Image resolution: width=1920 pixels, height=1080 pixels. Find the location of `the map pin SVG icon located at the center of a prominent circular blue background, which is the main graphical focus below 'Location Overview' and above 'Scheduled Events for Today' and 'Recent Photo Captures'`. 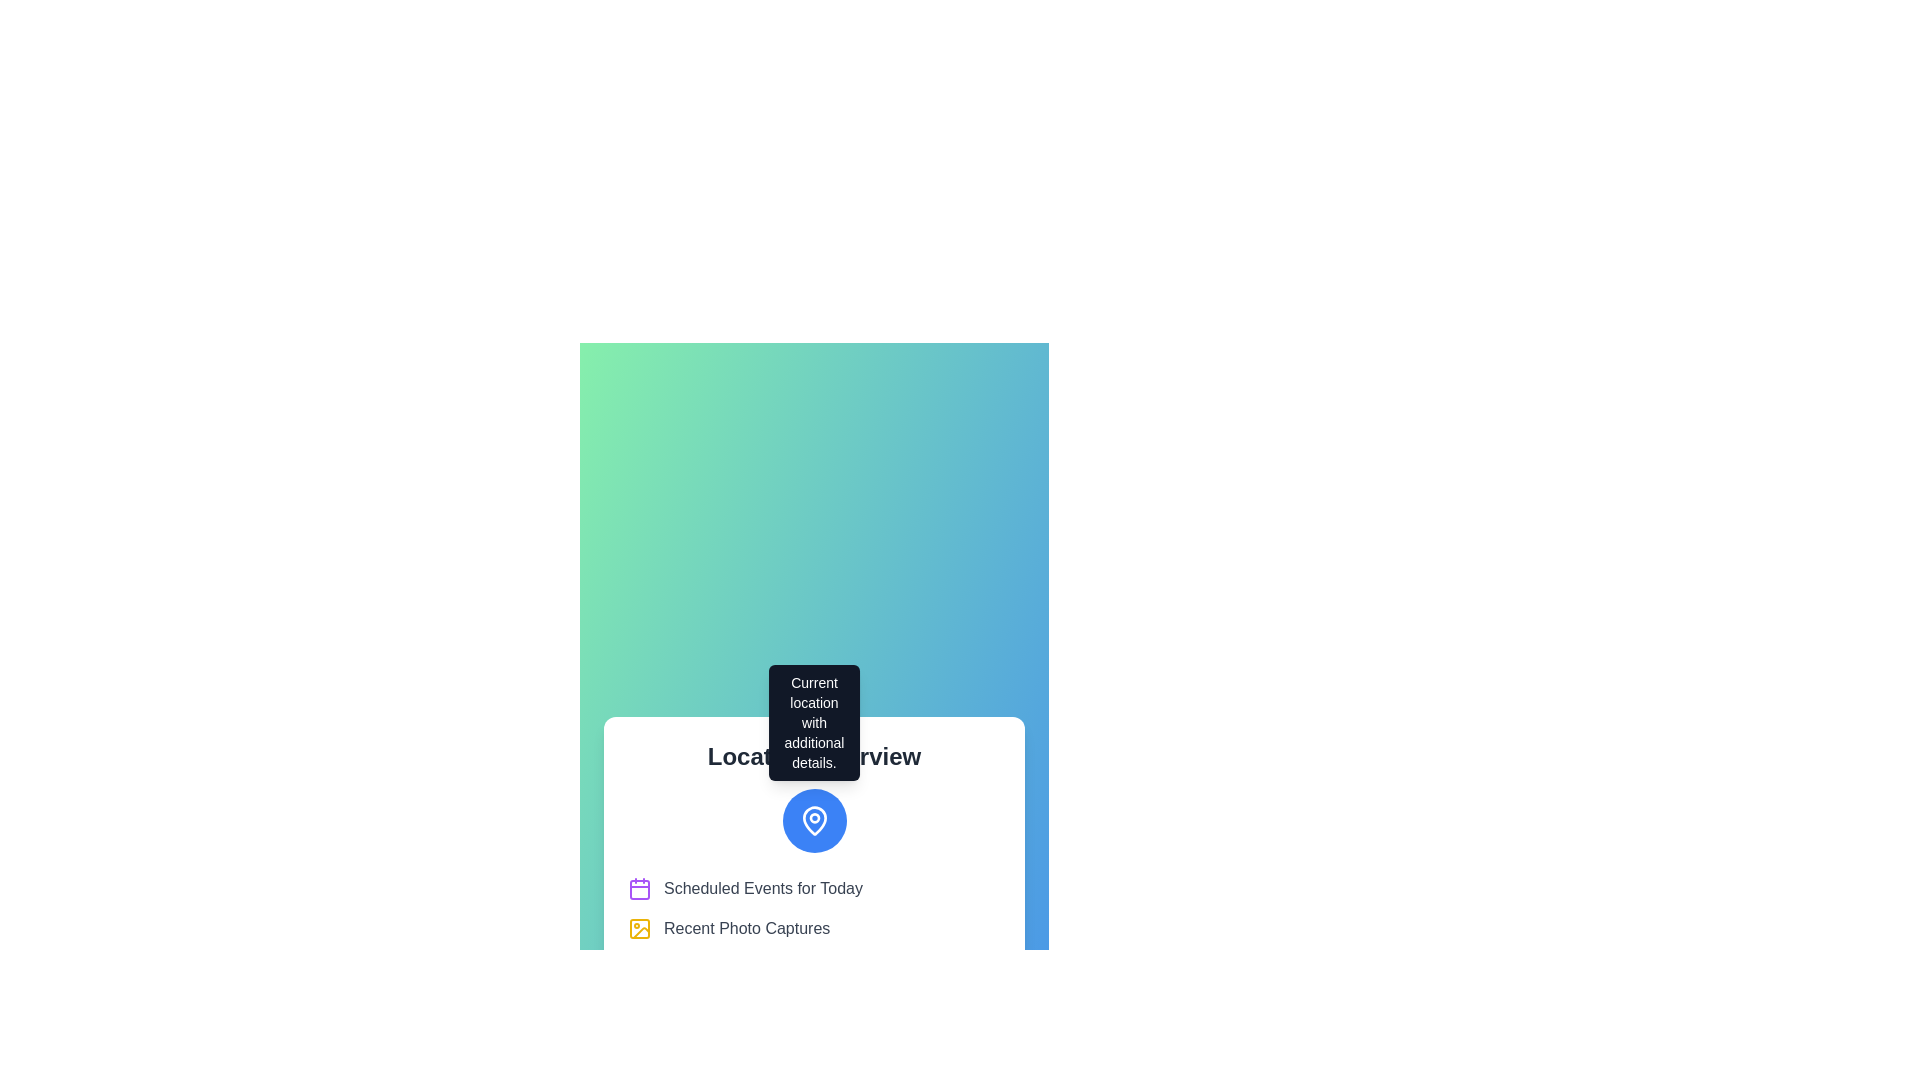

the map pin SVG icon located at the center of a prominent circular blue background, which is the main graphical focus below 'Location Overview' and above 'Scheduled Events for Today' and 'Recent Photo Captures' is located at coordinates (814, 821).